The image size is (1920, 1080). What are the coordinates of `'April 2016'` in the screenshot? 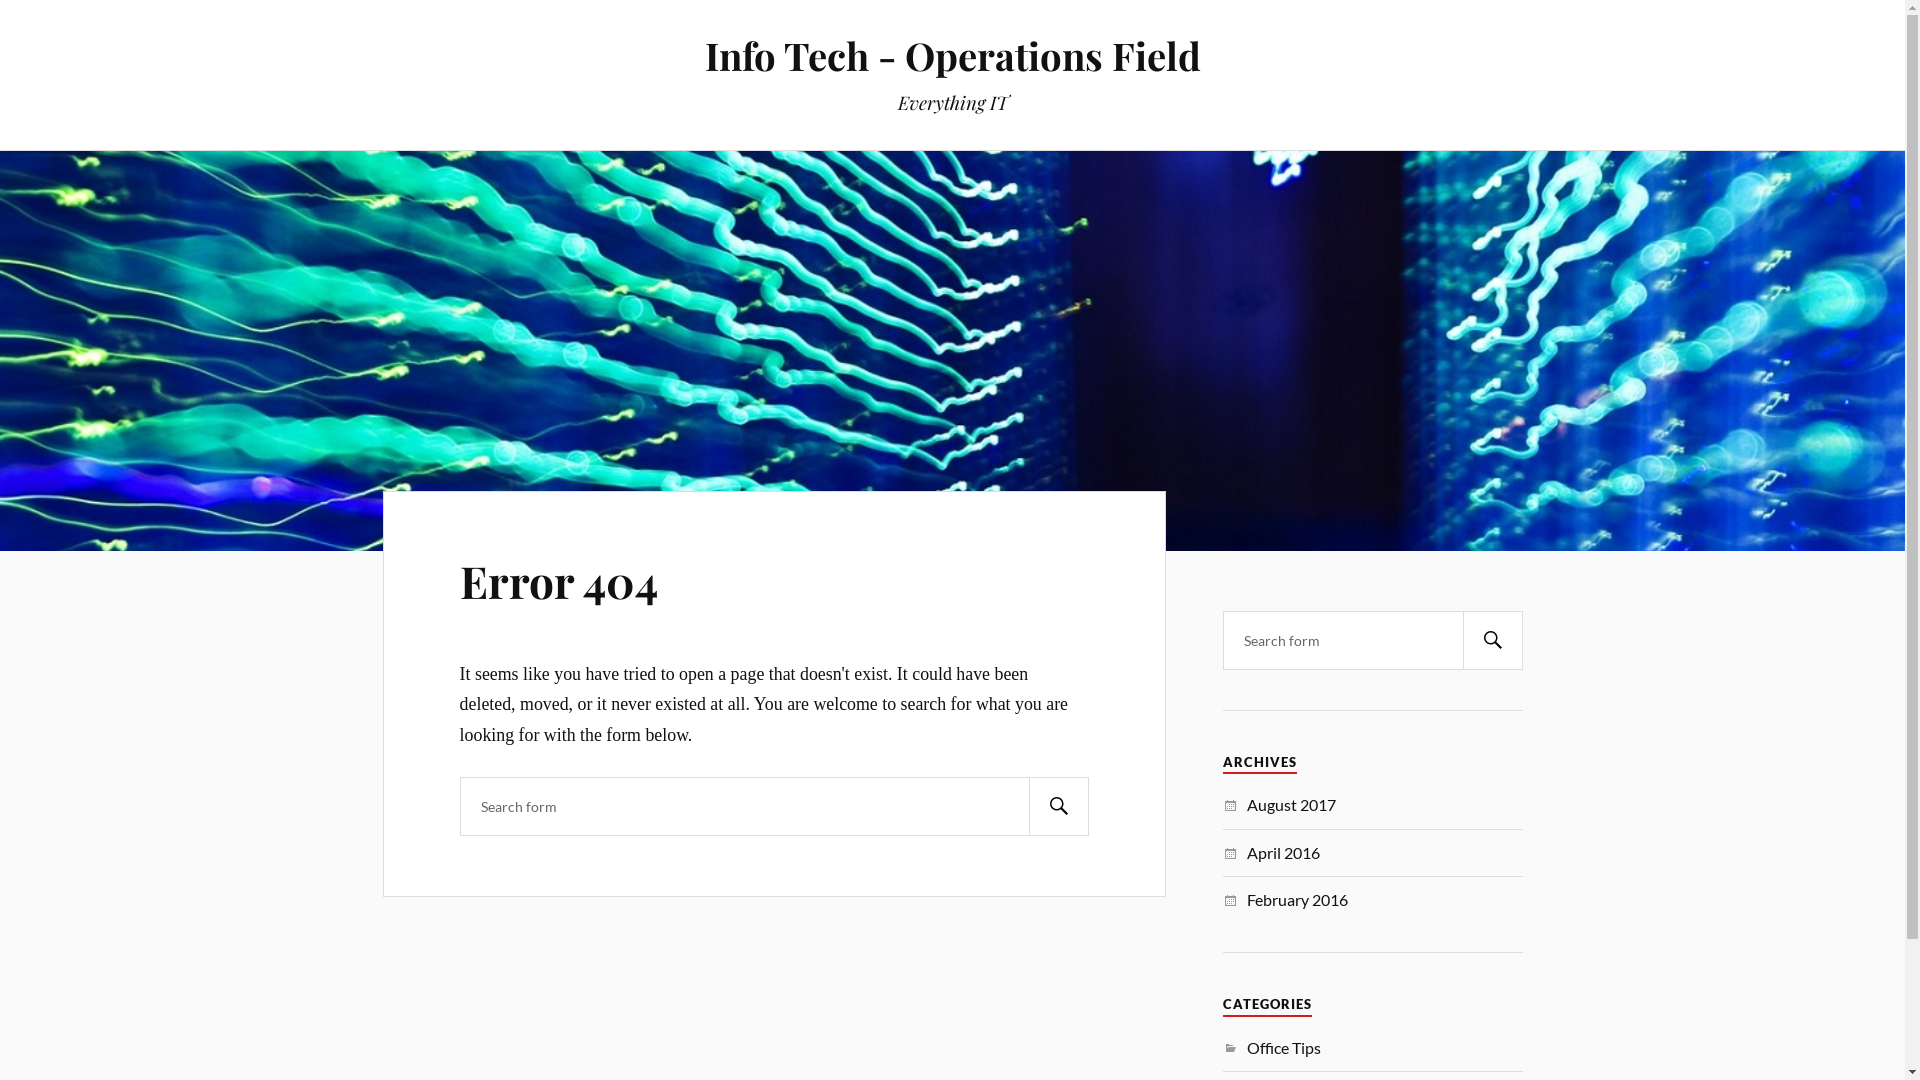 It's located at (1283, 852).